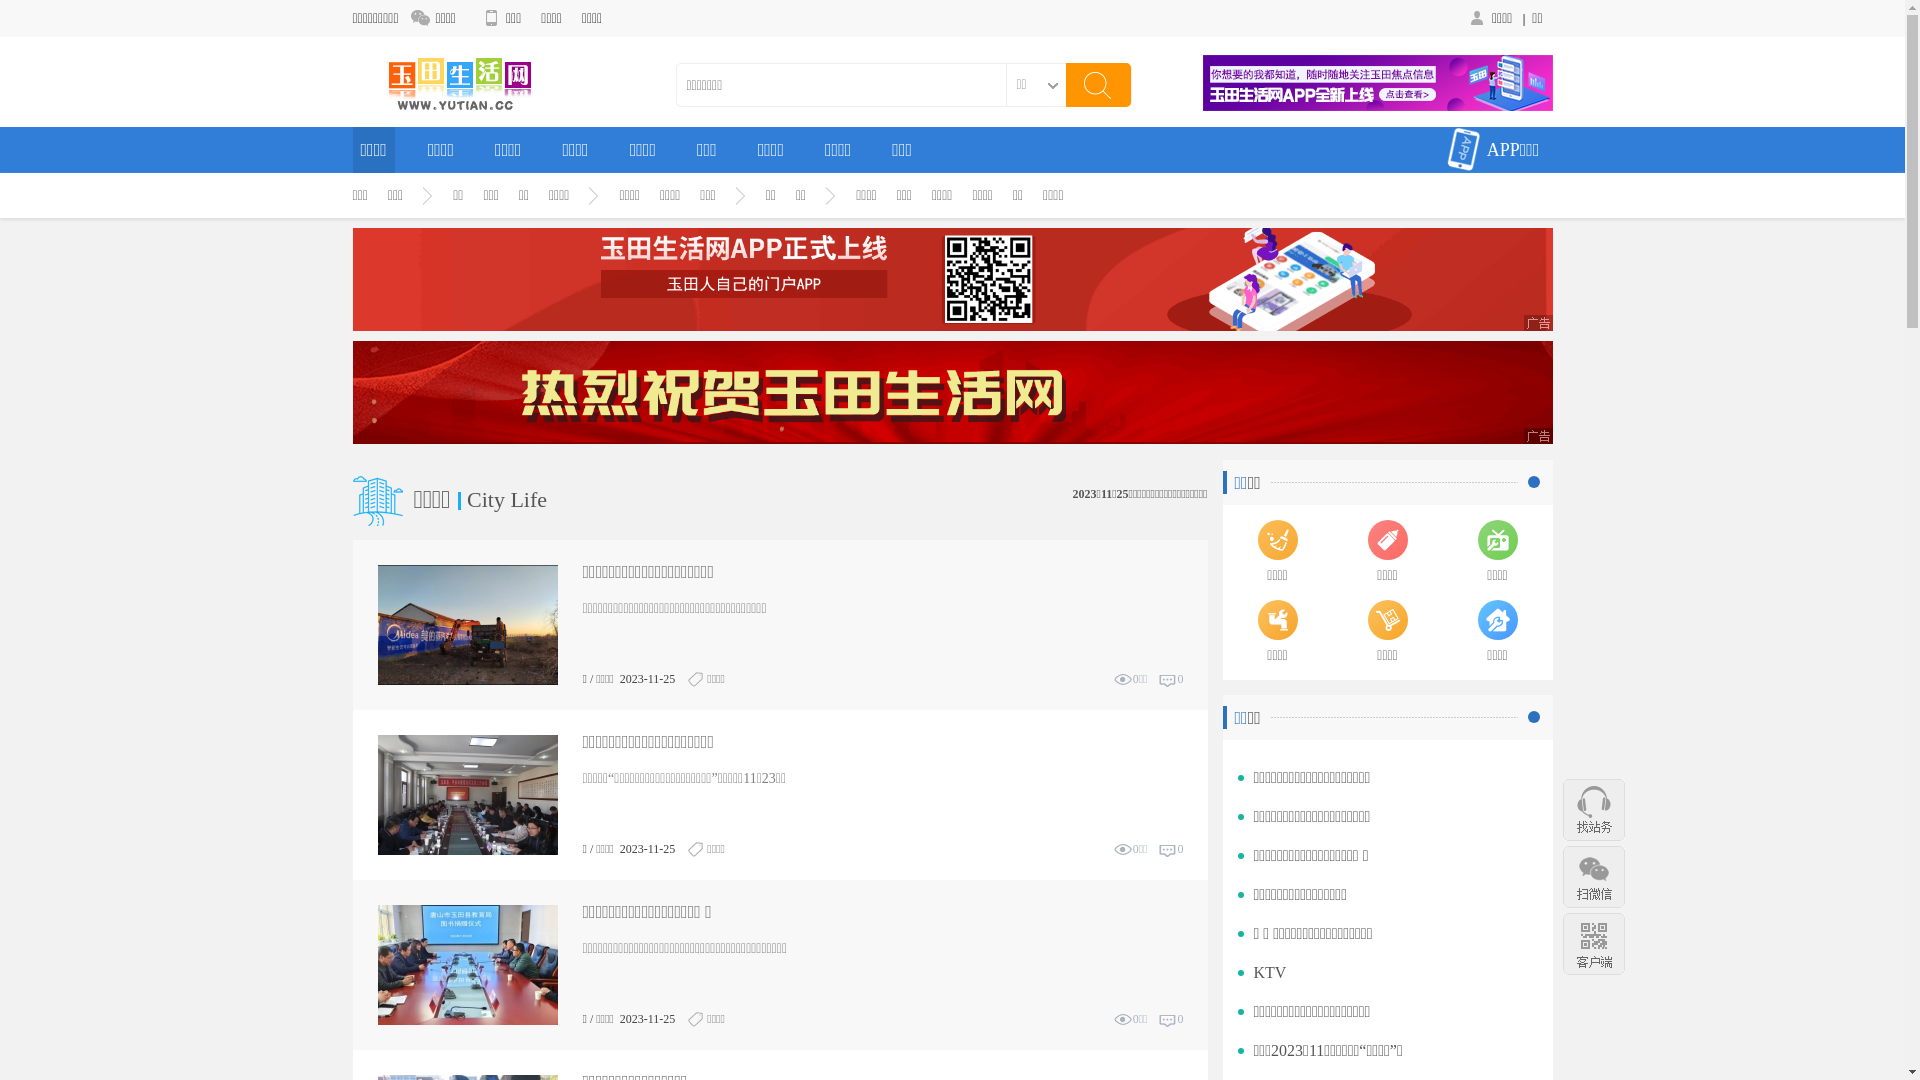 The image size is (1920, 1080). Describe the element at coordinates (1269, 971) in the screenshot. I see `'KTV'` at that location.